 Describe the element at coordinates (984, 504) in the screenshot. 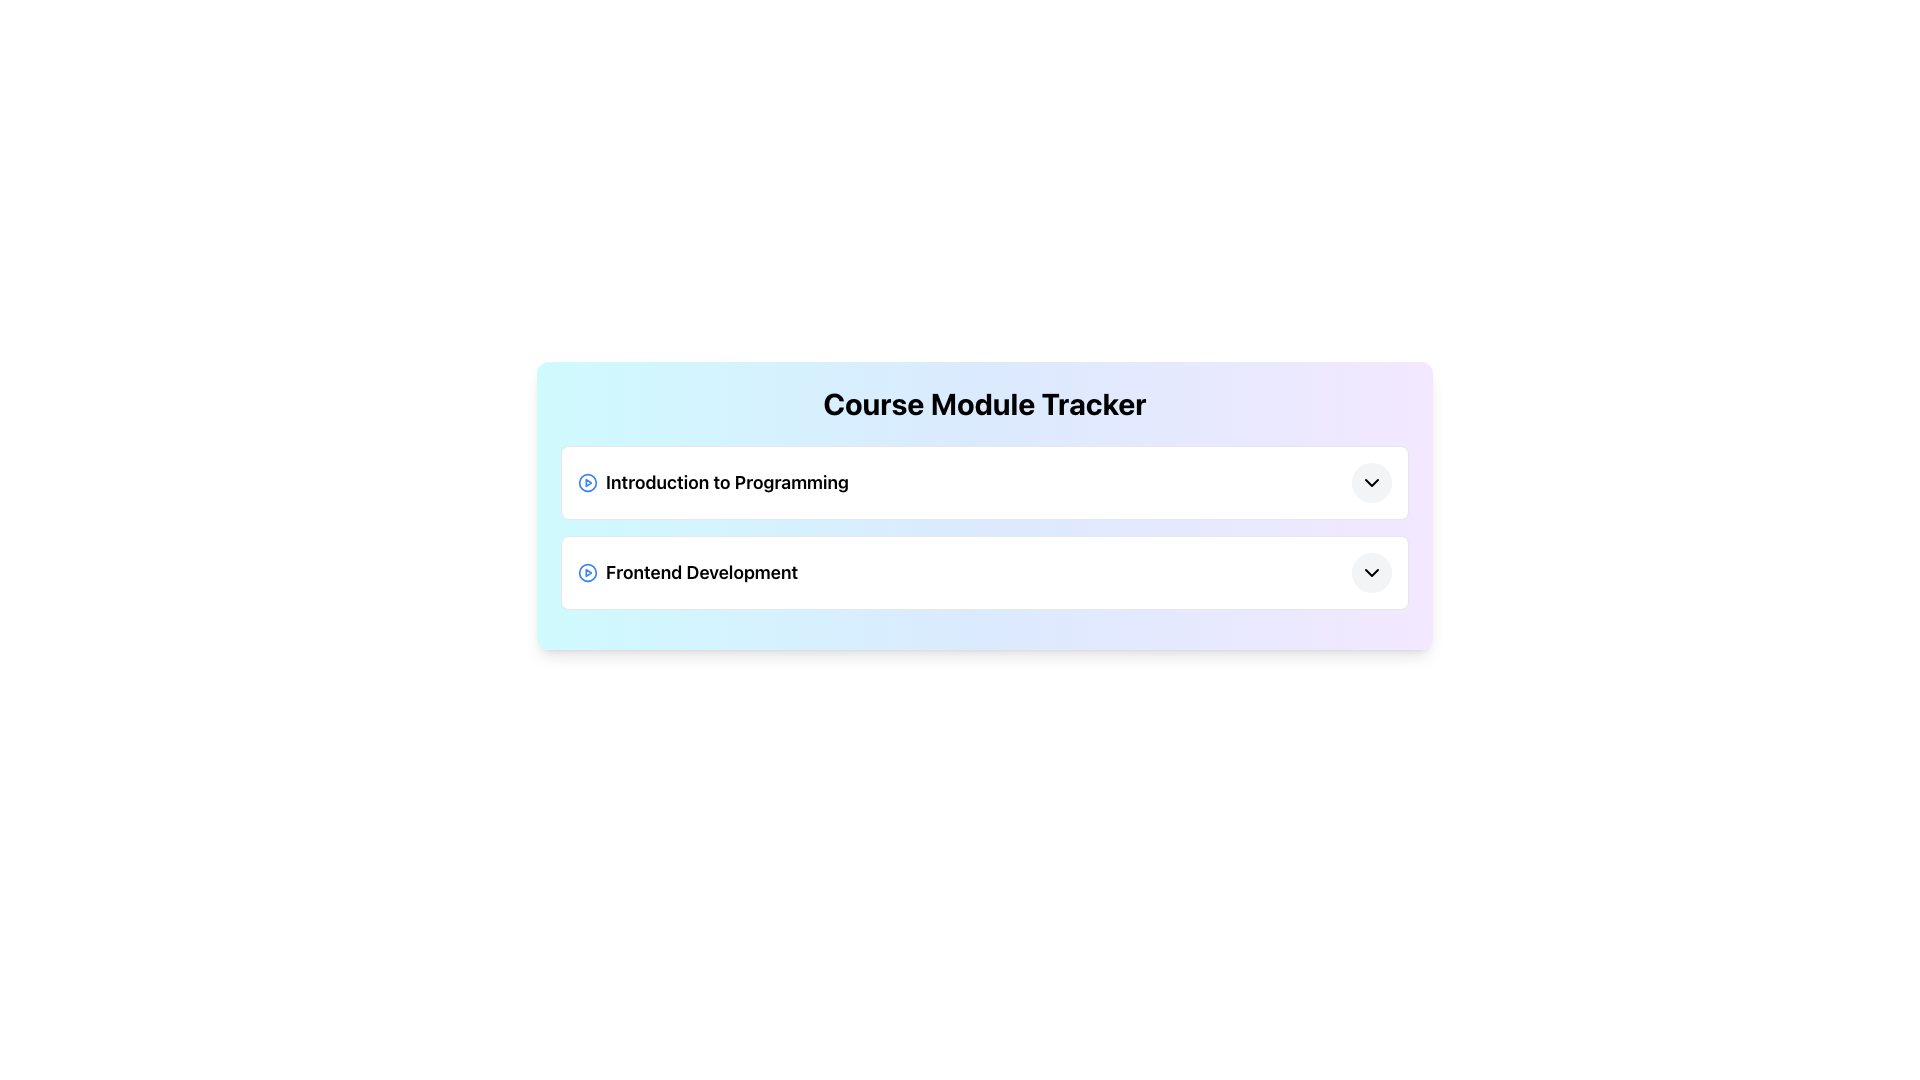

I see `the first module title in the 'Course Module Tracker' composite card, which is listed vertically as 'Introduction to Programming'` at that location.